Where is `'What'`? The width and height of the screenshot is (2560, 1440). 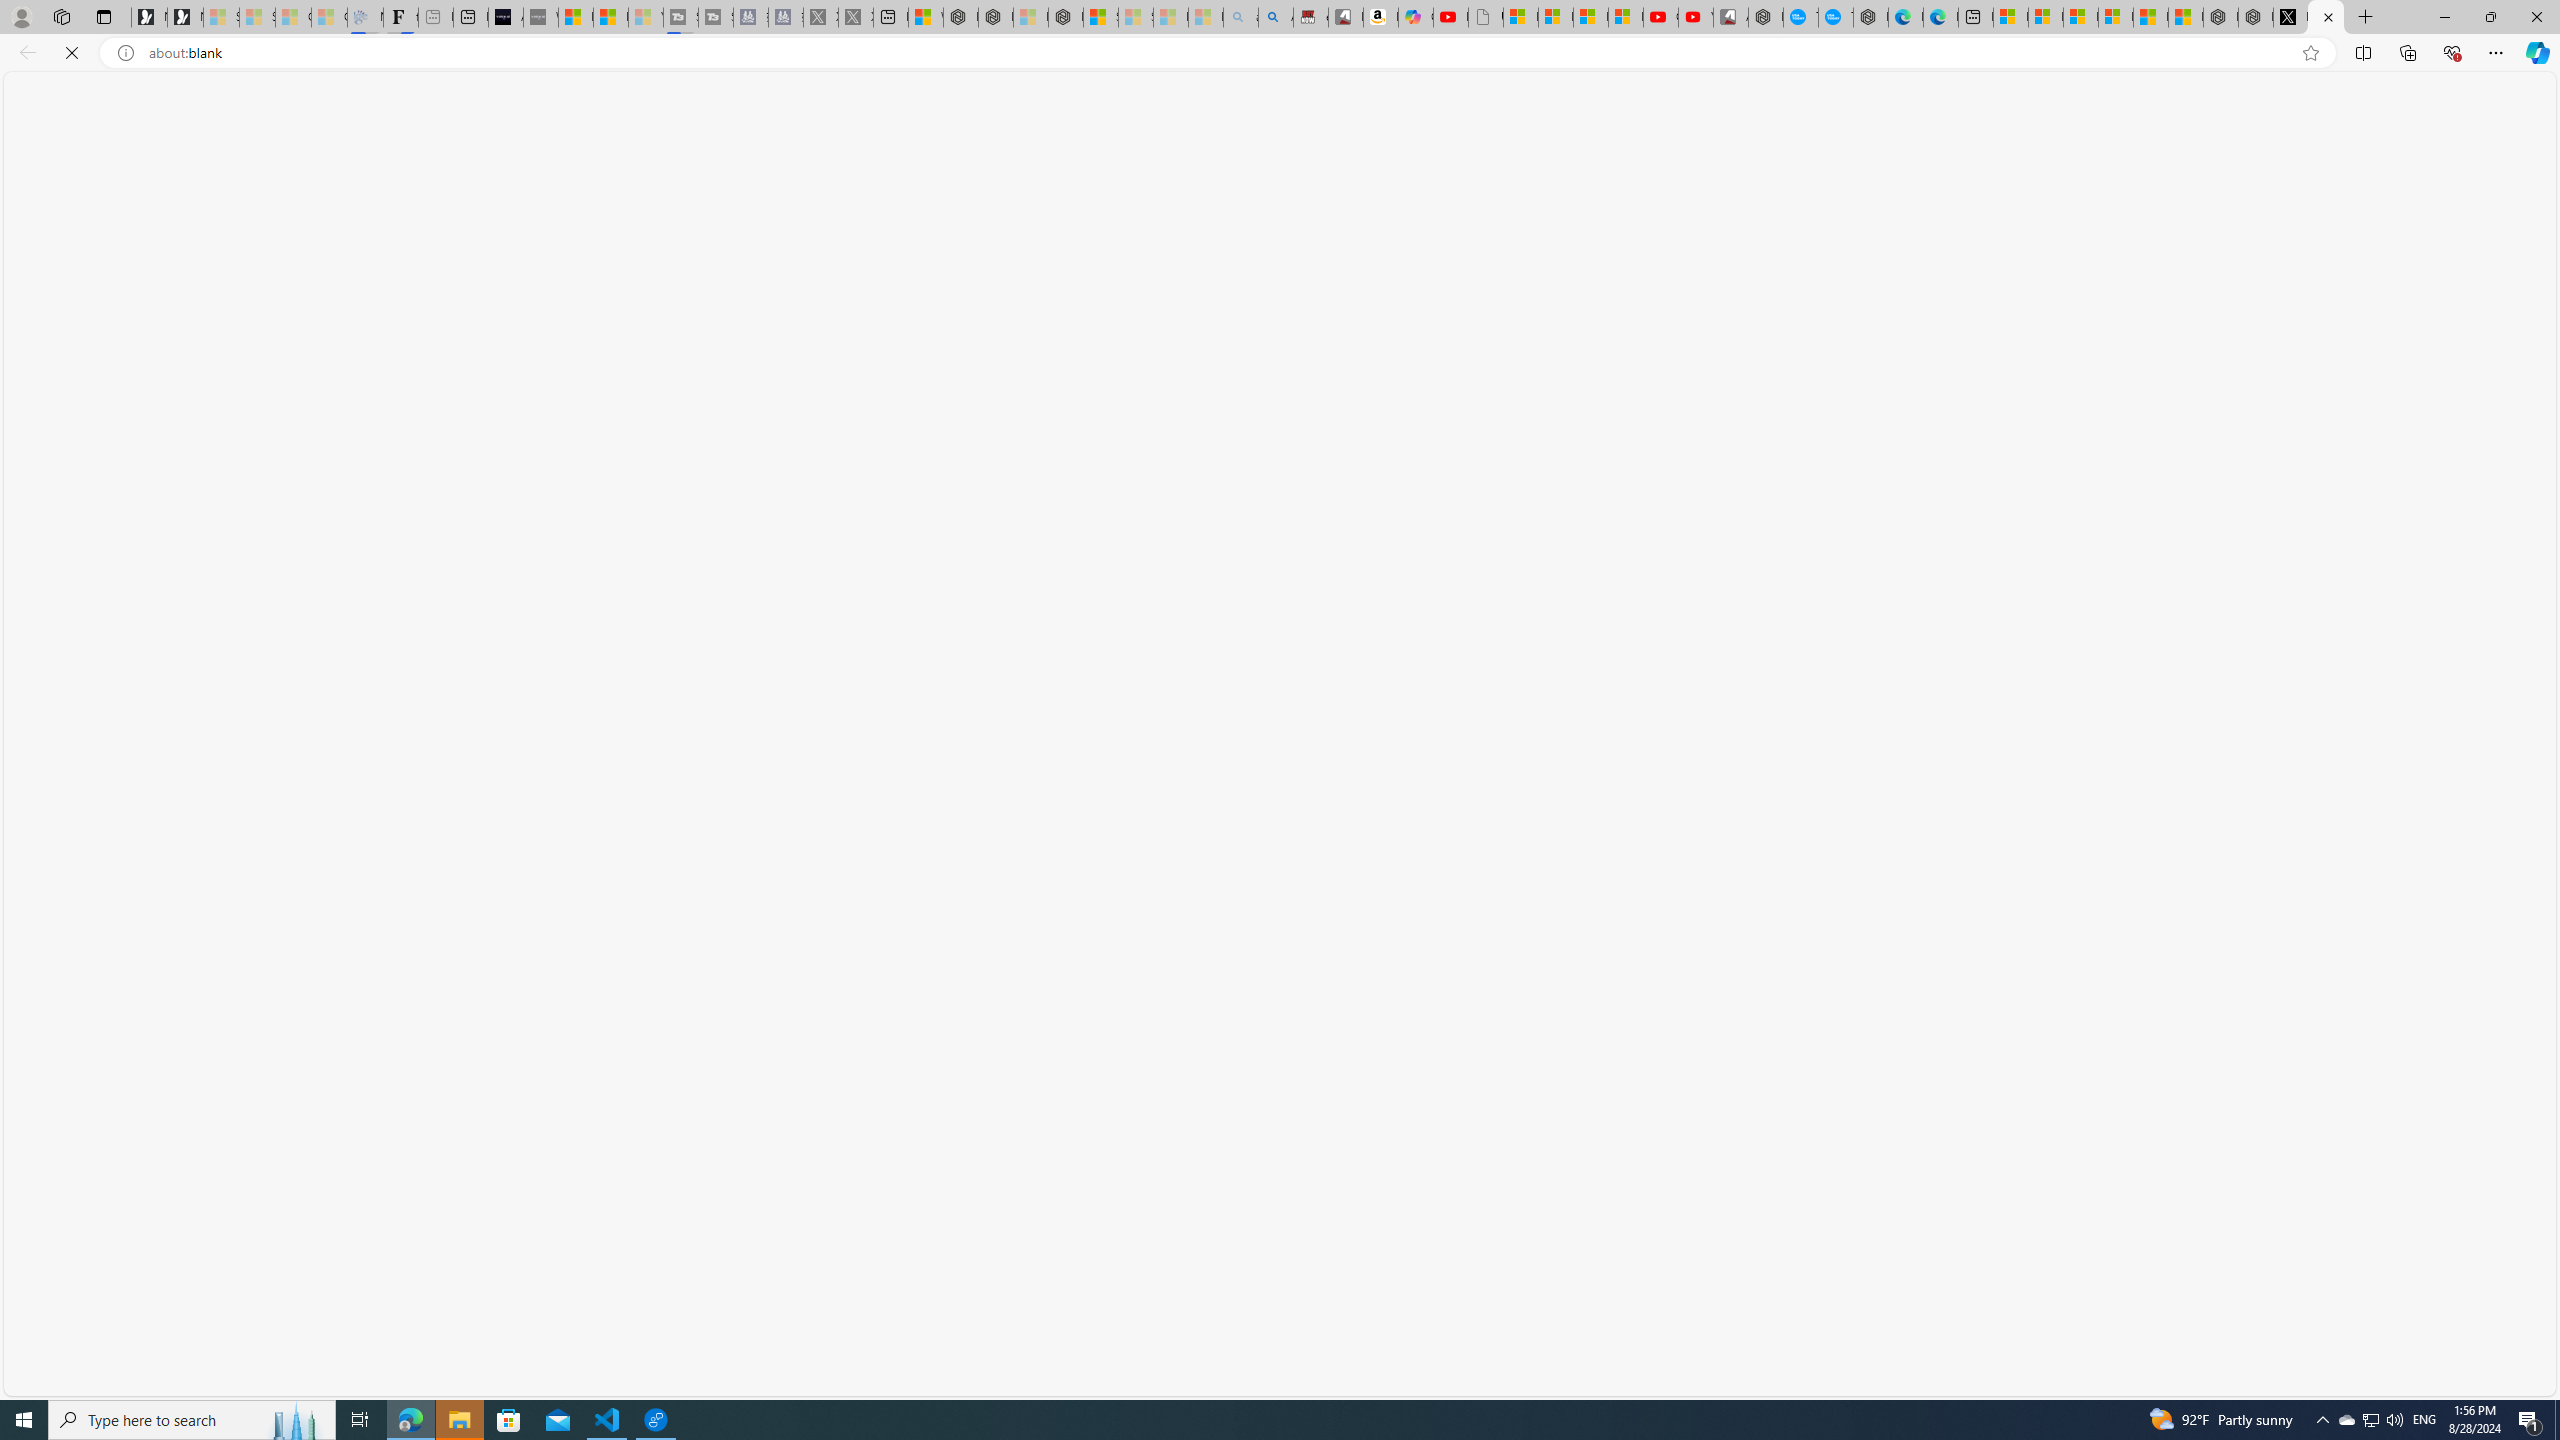
'What' is located at coordinates (539, 16).